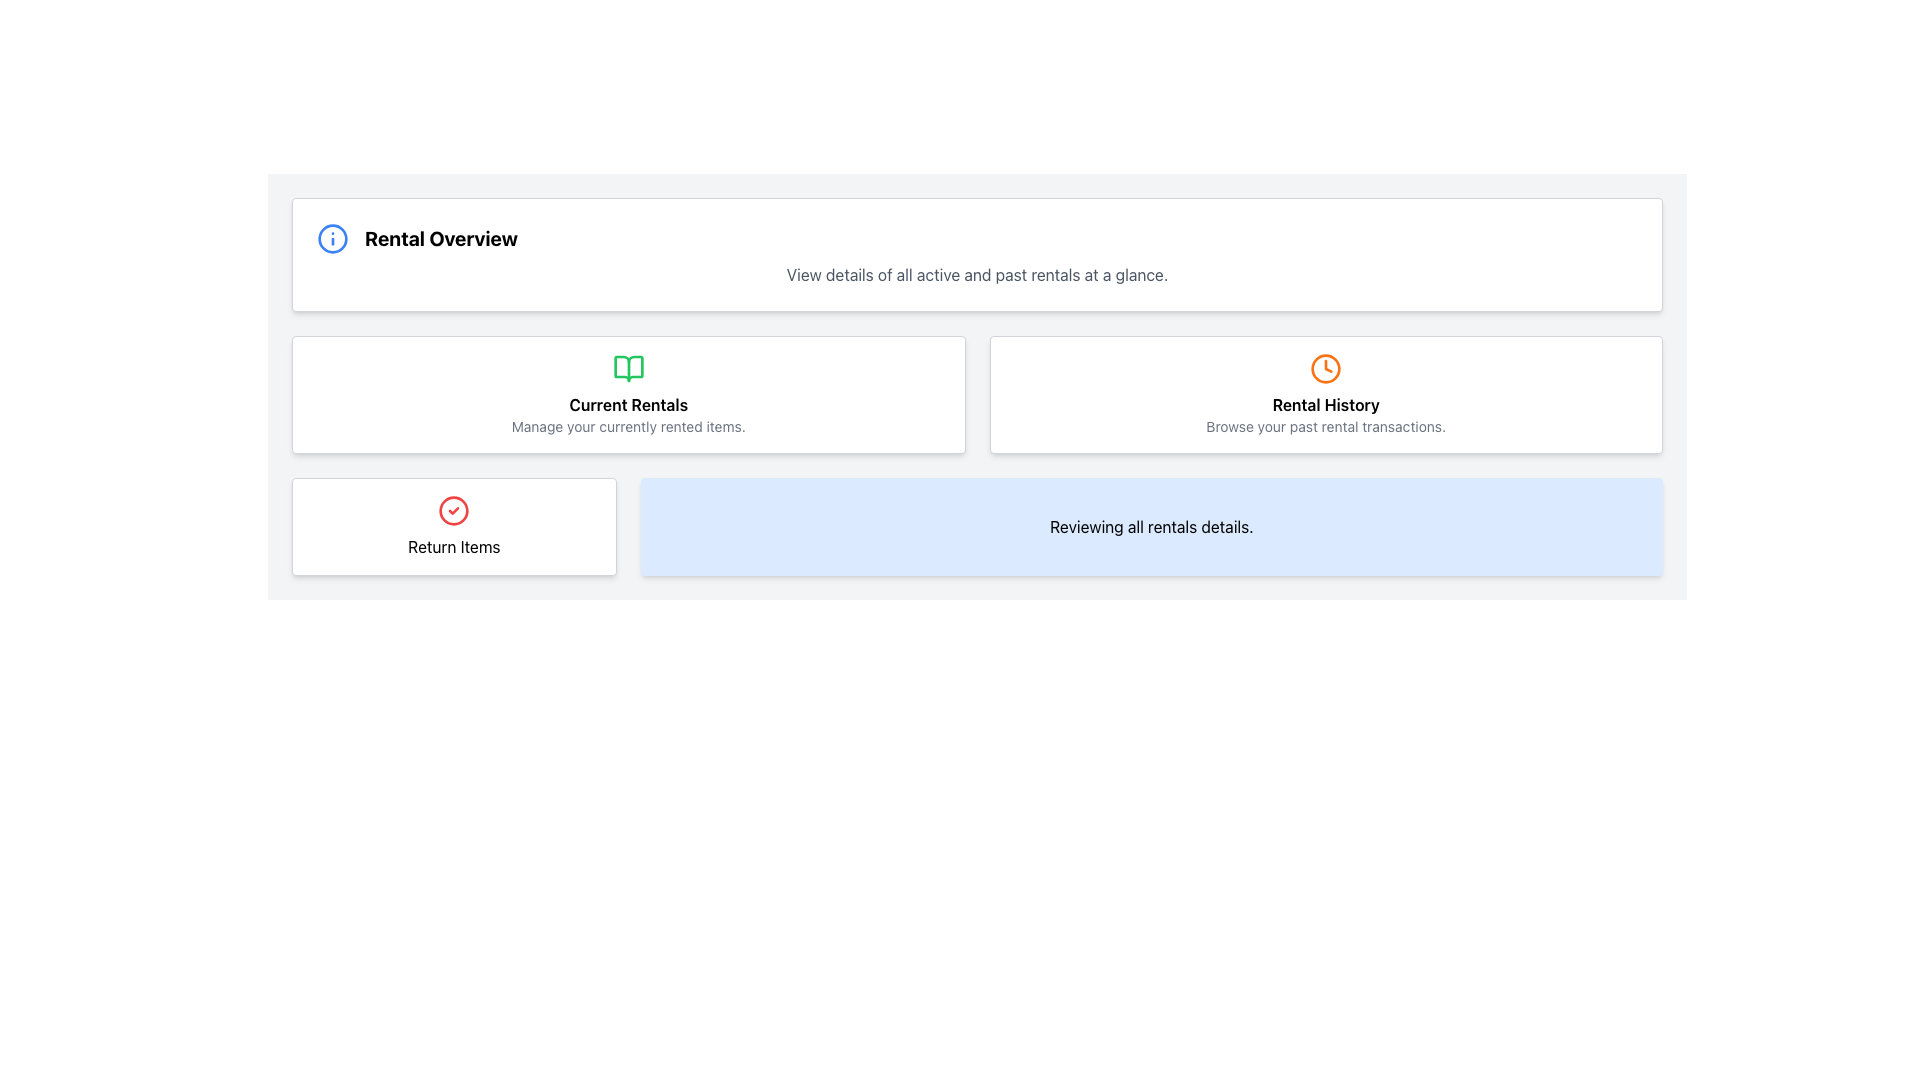 This screenshot has width=1920, height=1080. I want to click on the left circular sub-component of the orange clock icon in the 'Rental History' section, which has a white background and orange outlines, so click(1326, 369).